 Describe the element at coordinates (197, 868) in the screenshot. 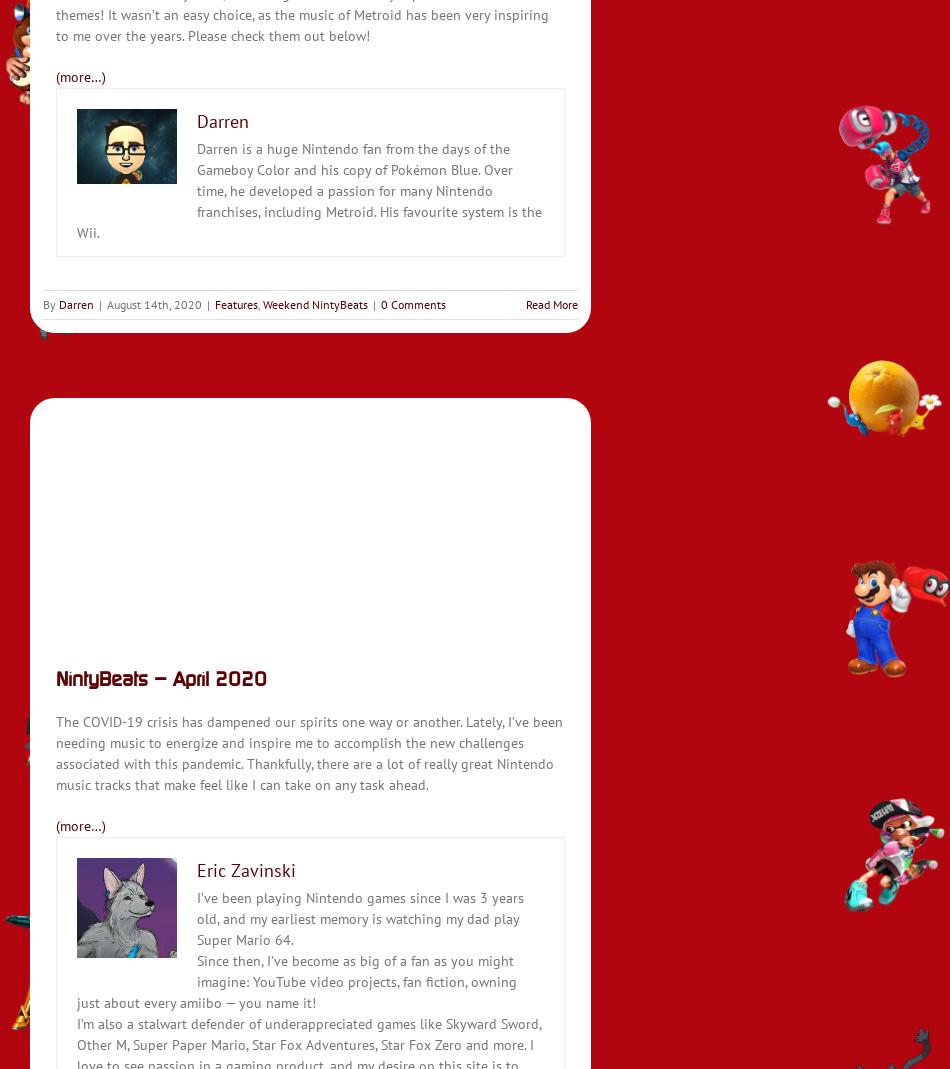

I see `'Eric Zavinski'` at that location.